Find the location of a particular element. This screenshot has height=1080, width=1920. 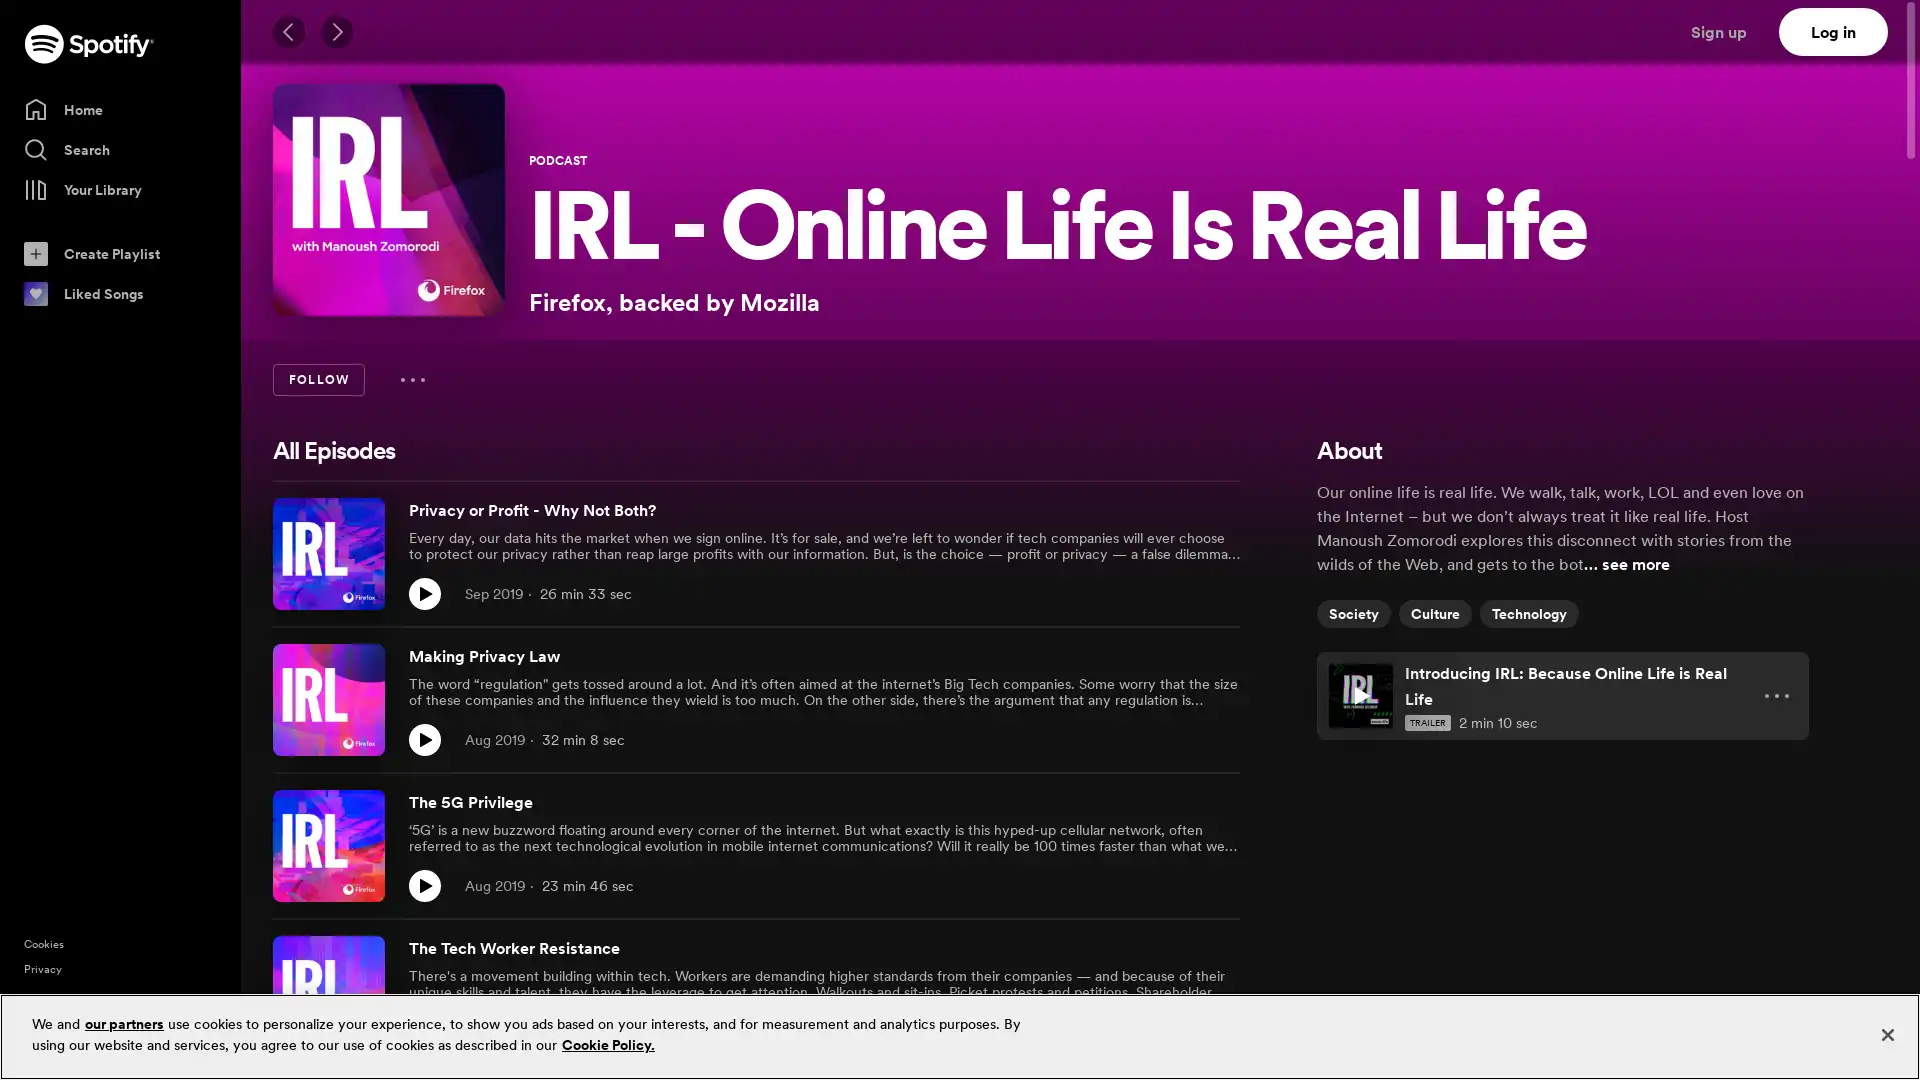

Play is located at coordinates (1360, 694).